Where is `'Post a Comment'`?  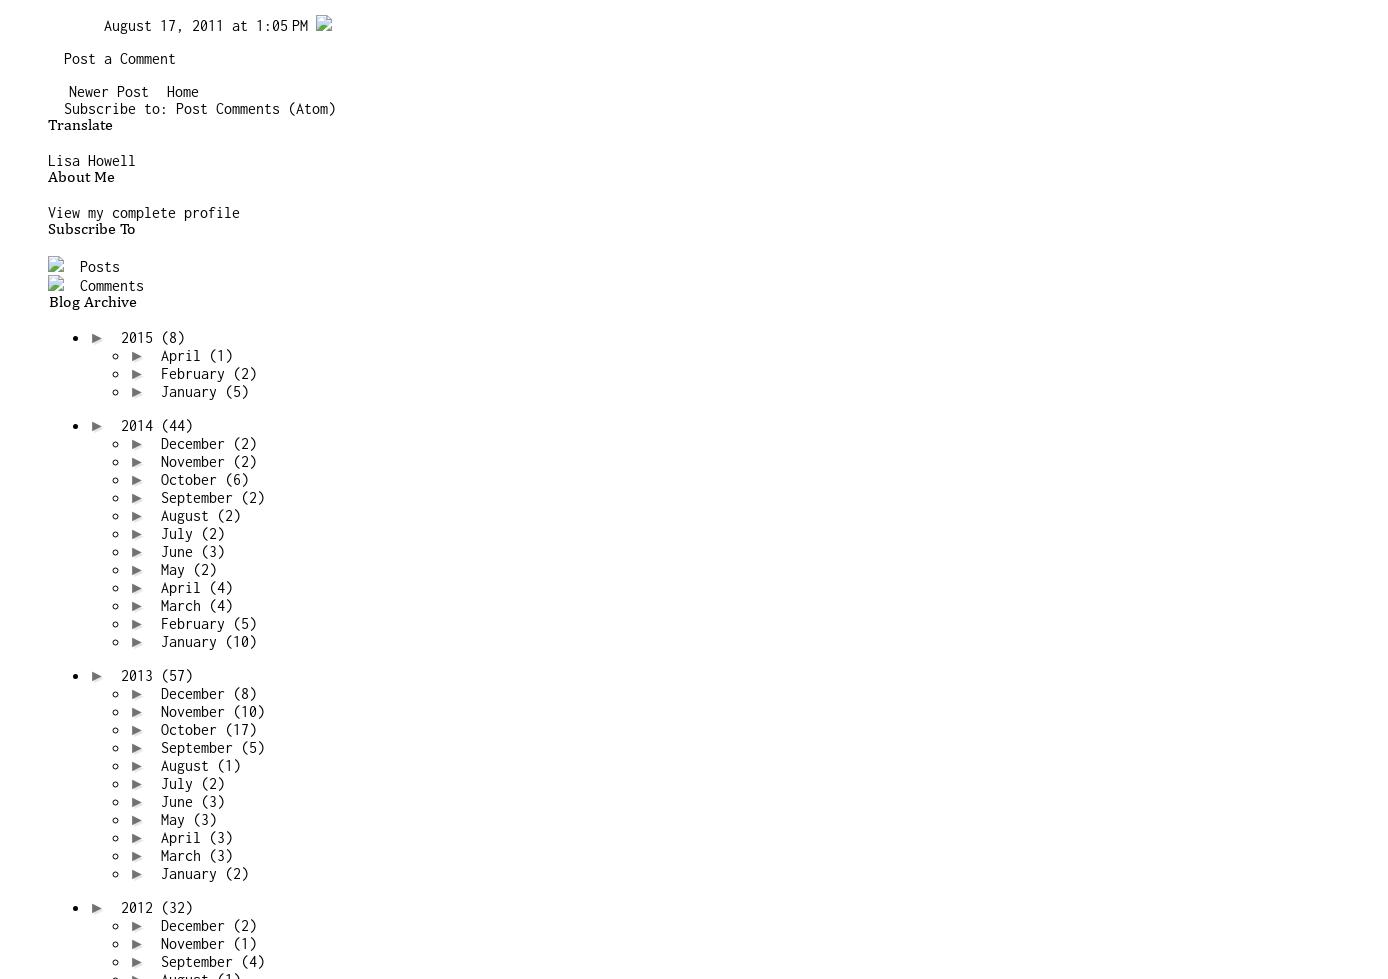 'Post a Comment' is located at coordinates (120, 58).